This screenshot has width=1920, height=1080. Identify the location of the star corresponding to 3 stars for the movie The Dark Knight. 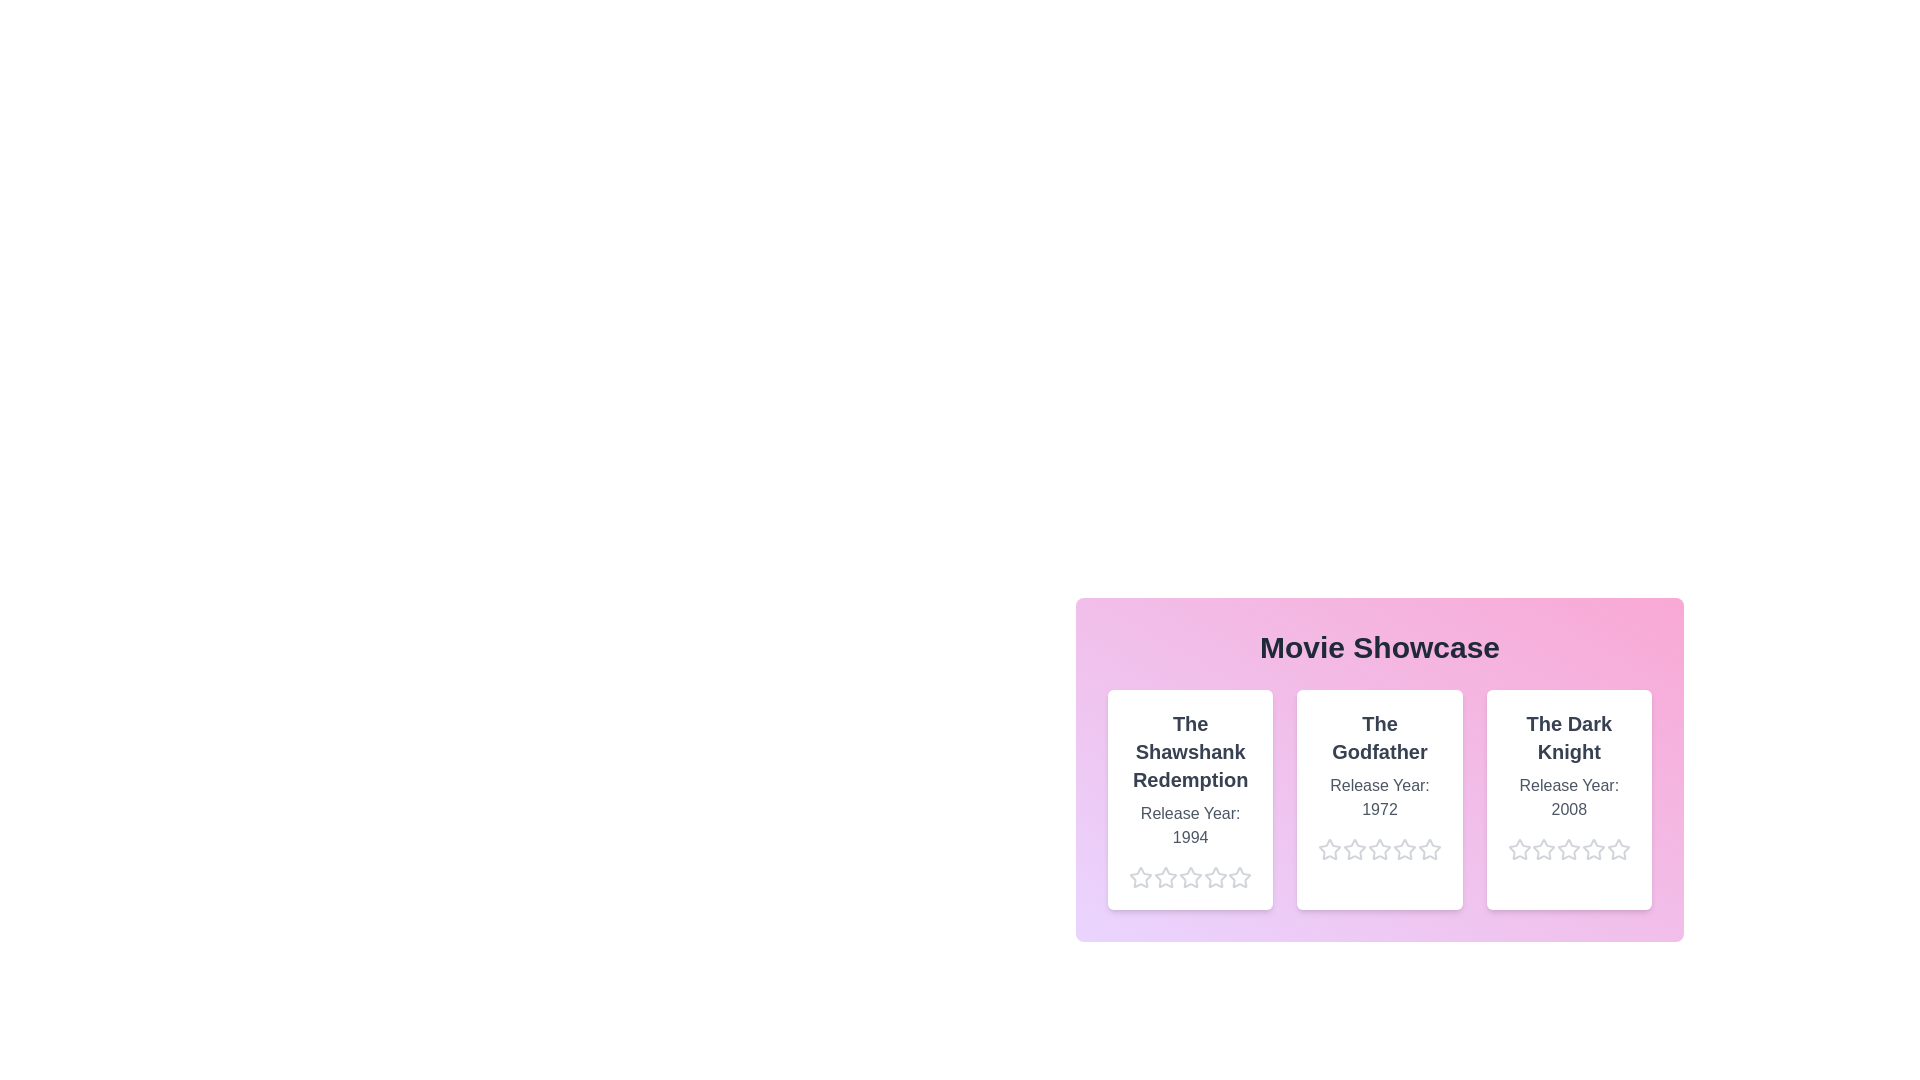
(1556, 849).